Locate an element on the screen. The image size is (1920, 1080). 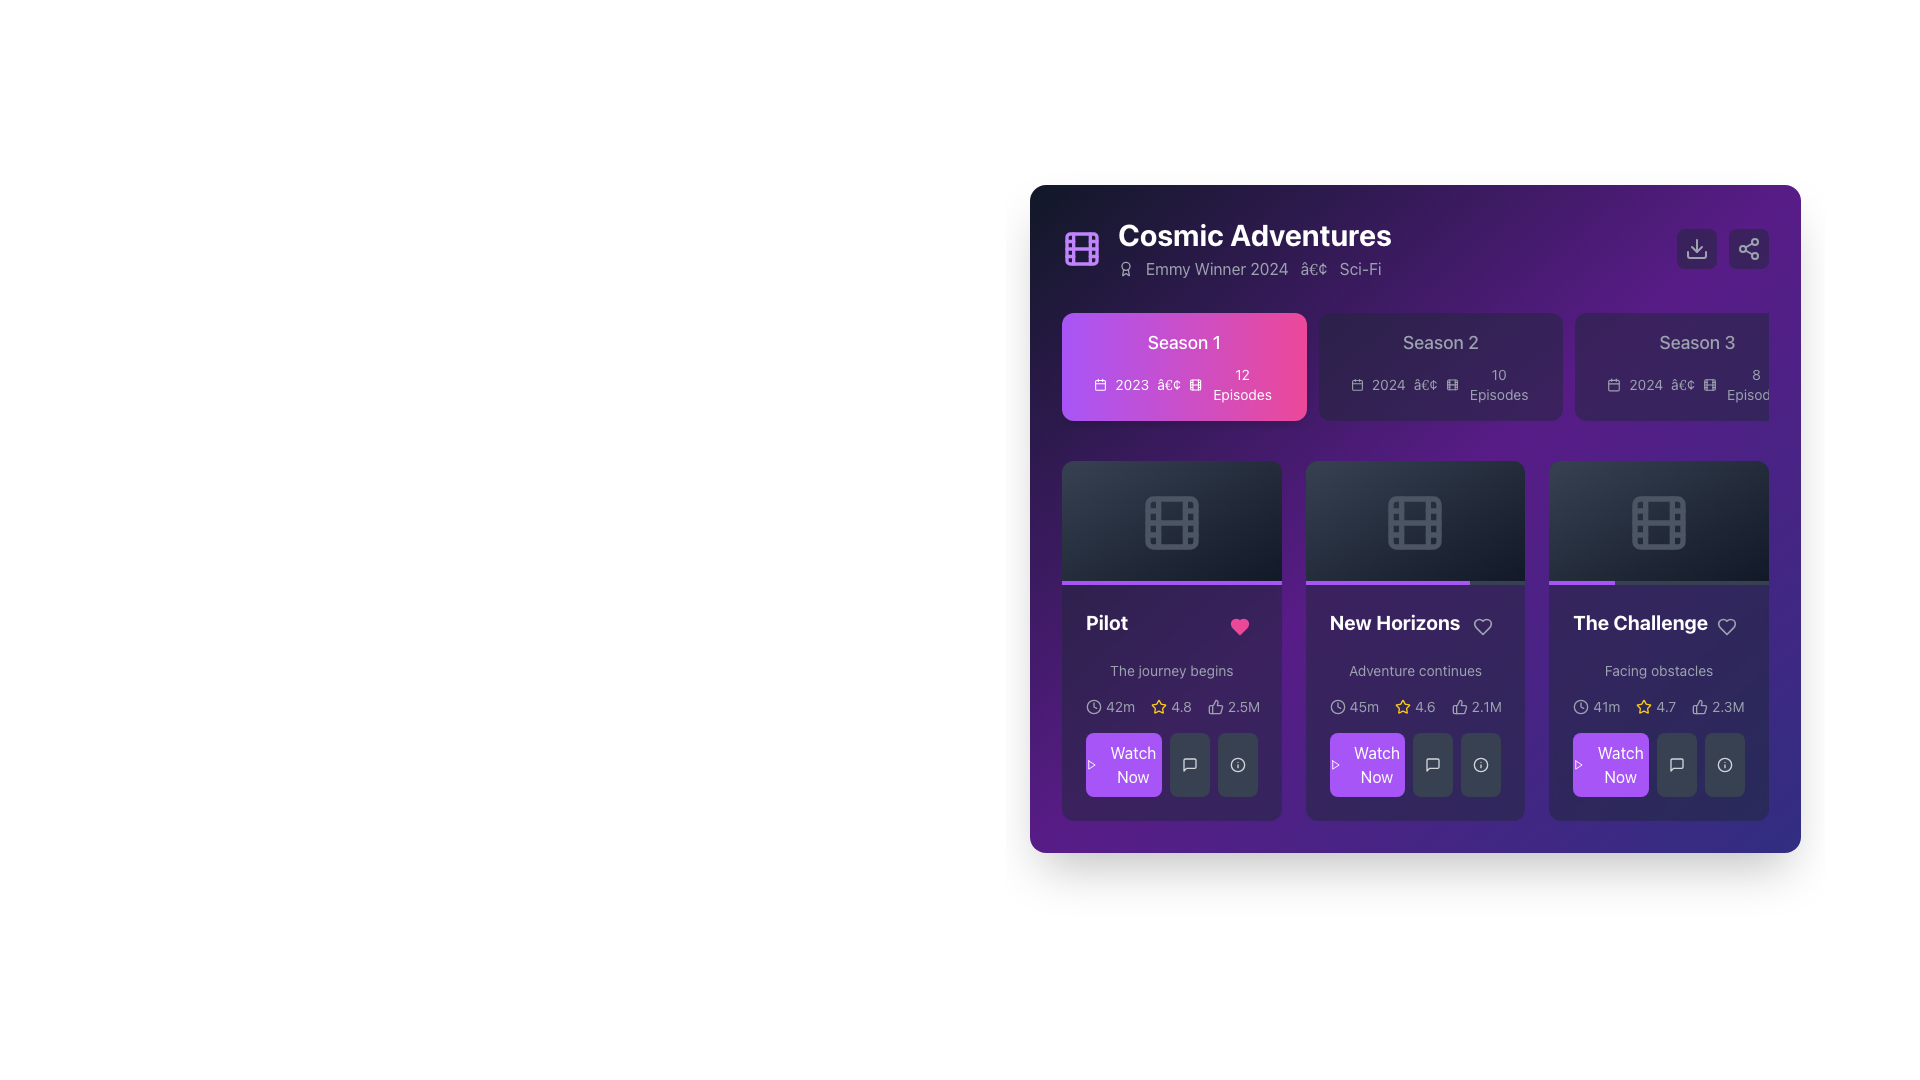
the text label displaying '42m' in light text style located within the first card, next to the clock icon is located at coordinates (1120, 705).